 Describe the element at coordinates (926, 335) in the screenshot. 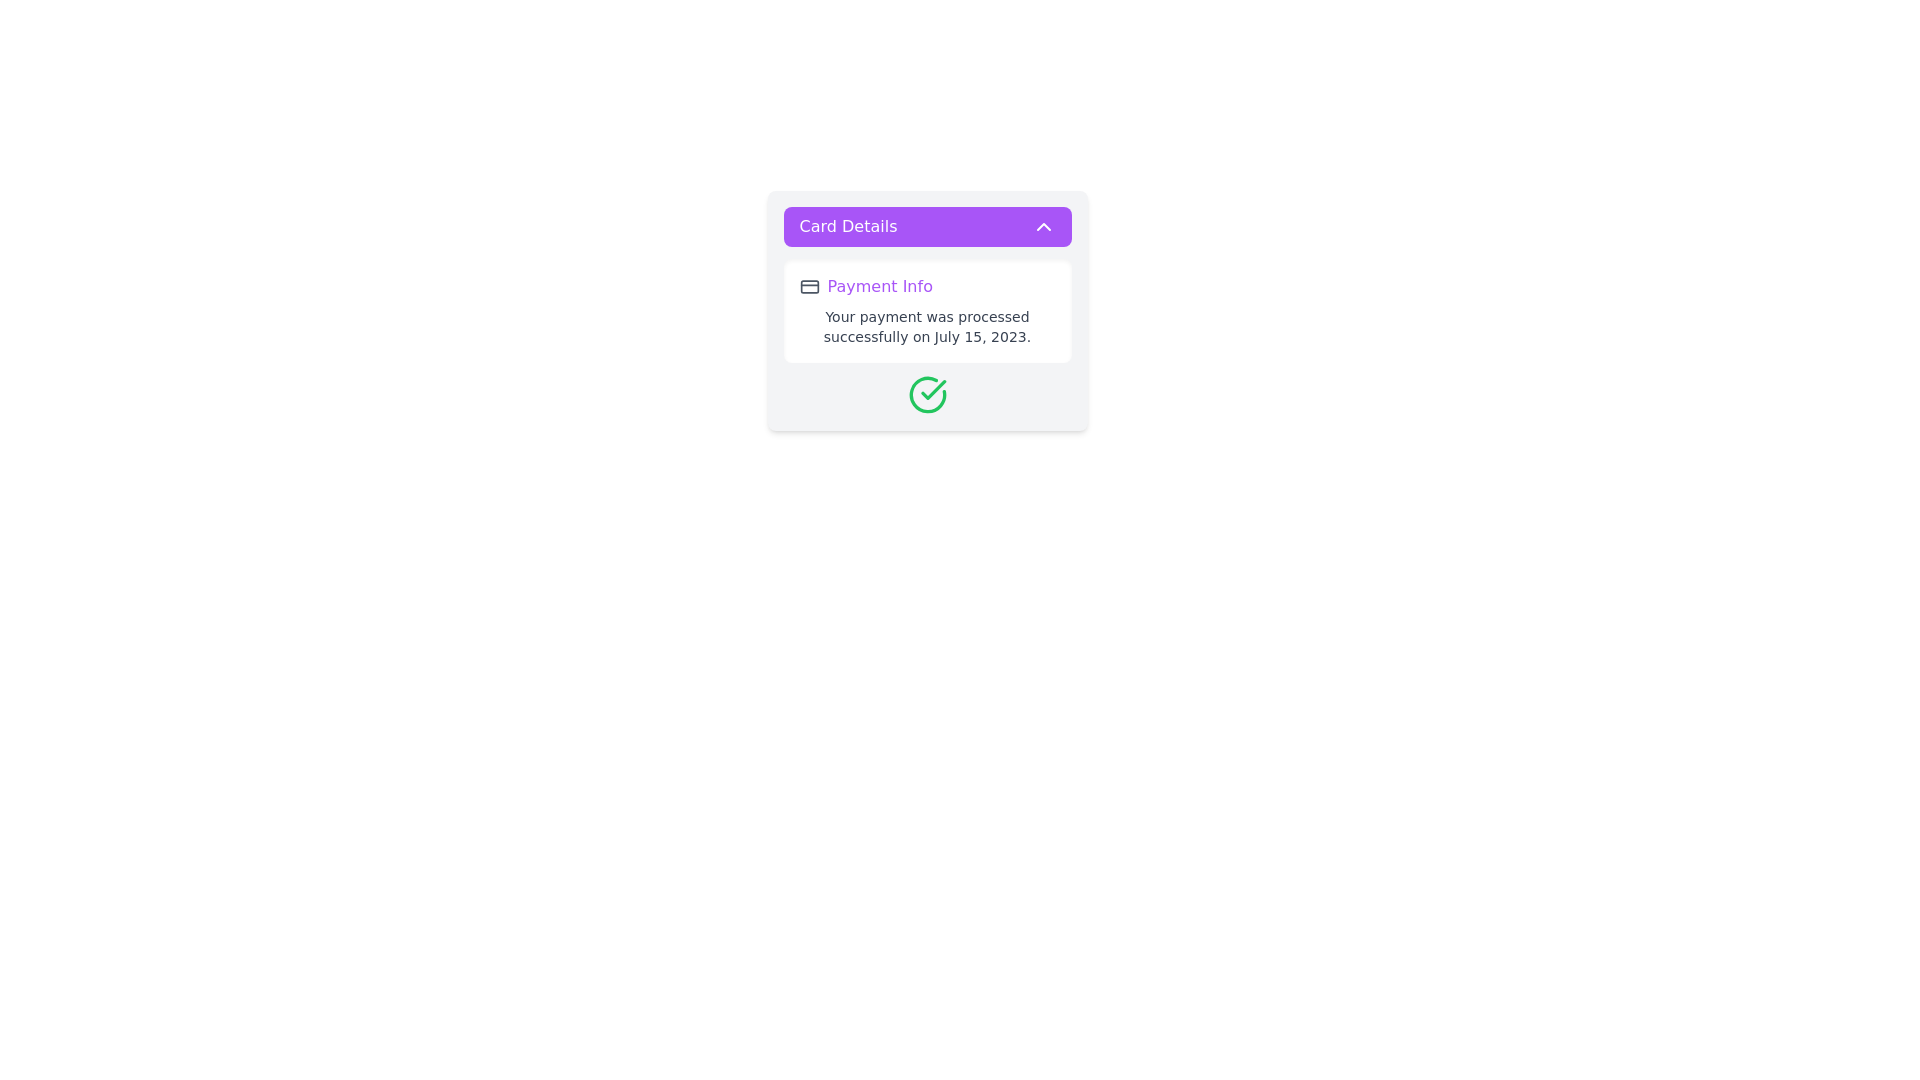

I see `the informational text block that displays 'Payment Info' with a confirmation message, located below the 'Card Details' heading in a purple bar` at that location.